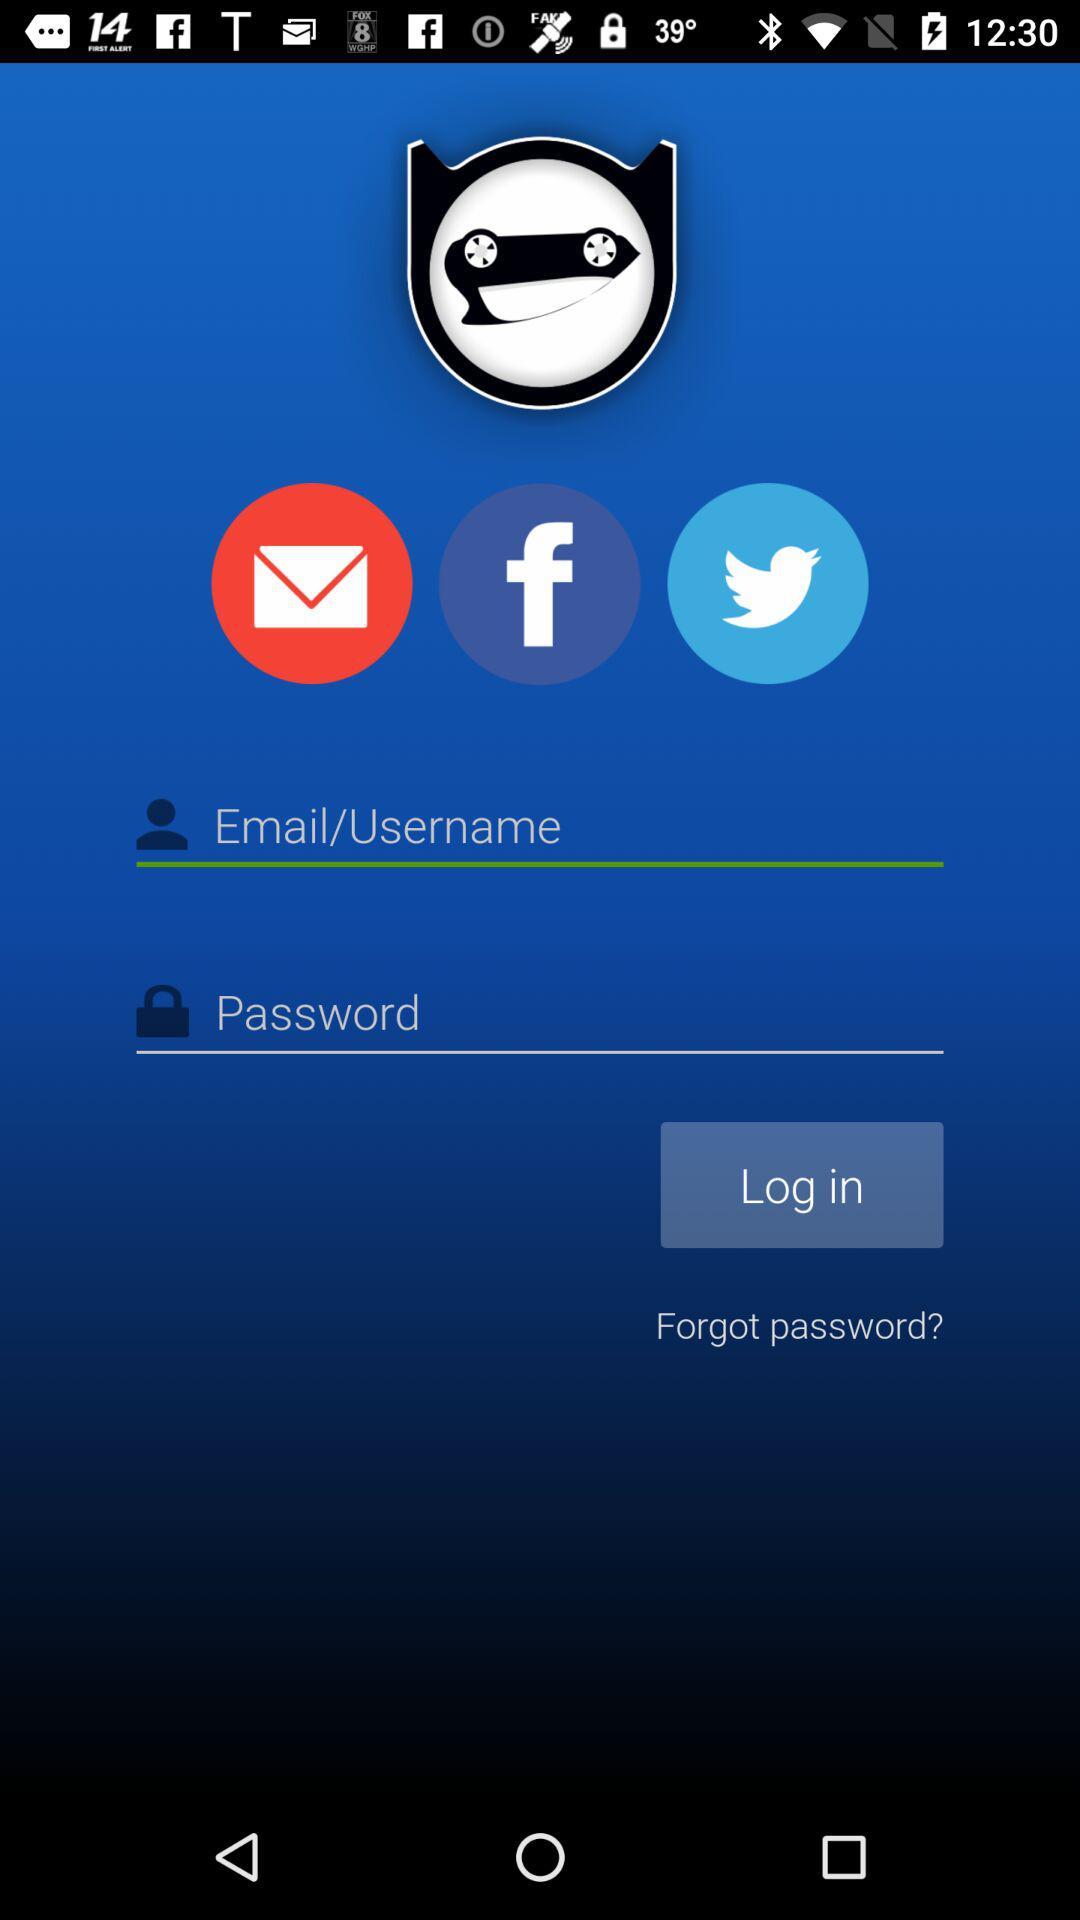  I want to click on forgot password? at the bottom right corner, so click(798, 1324).